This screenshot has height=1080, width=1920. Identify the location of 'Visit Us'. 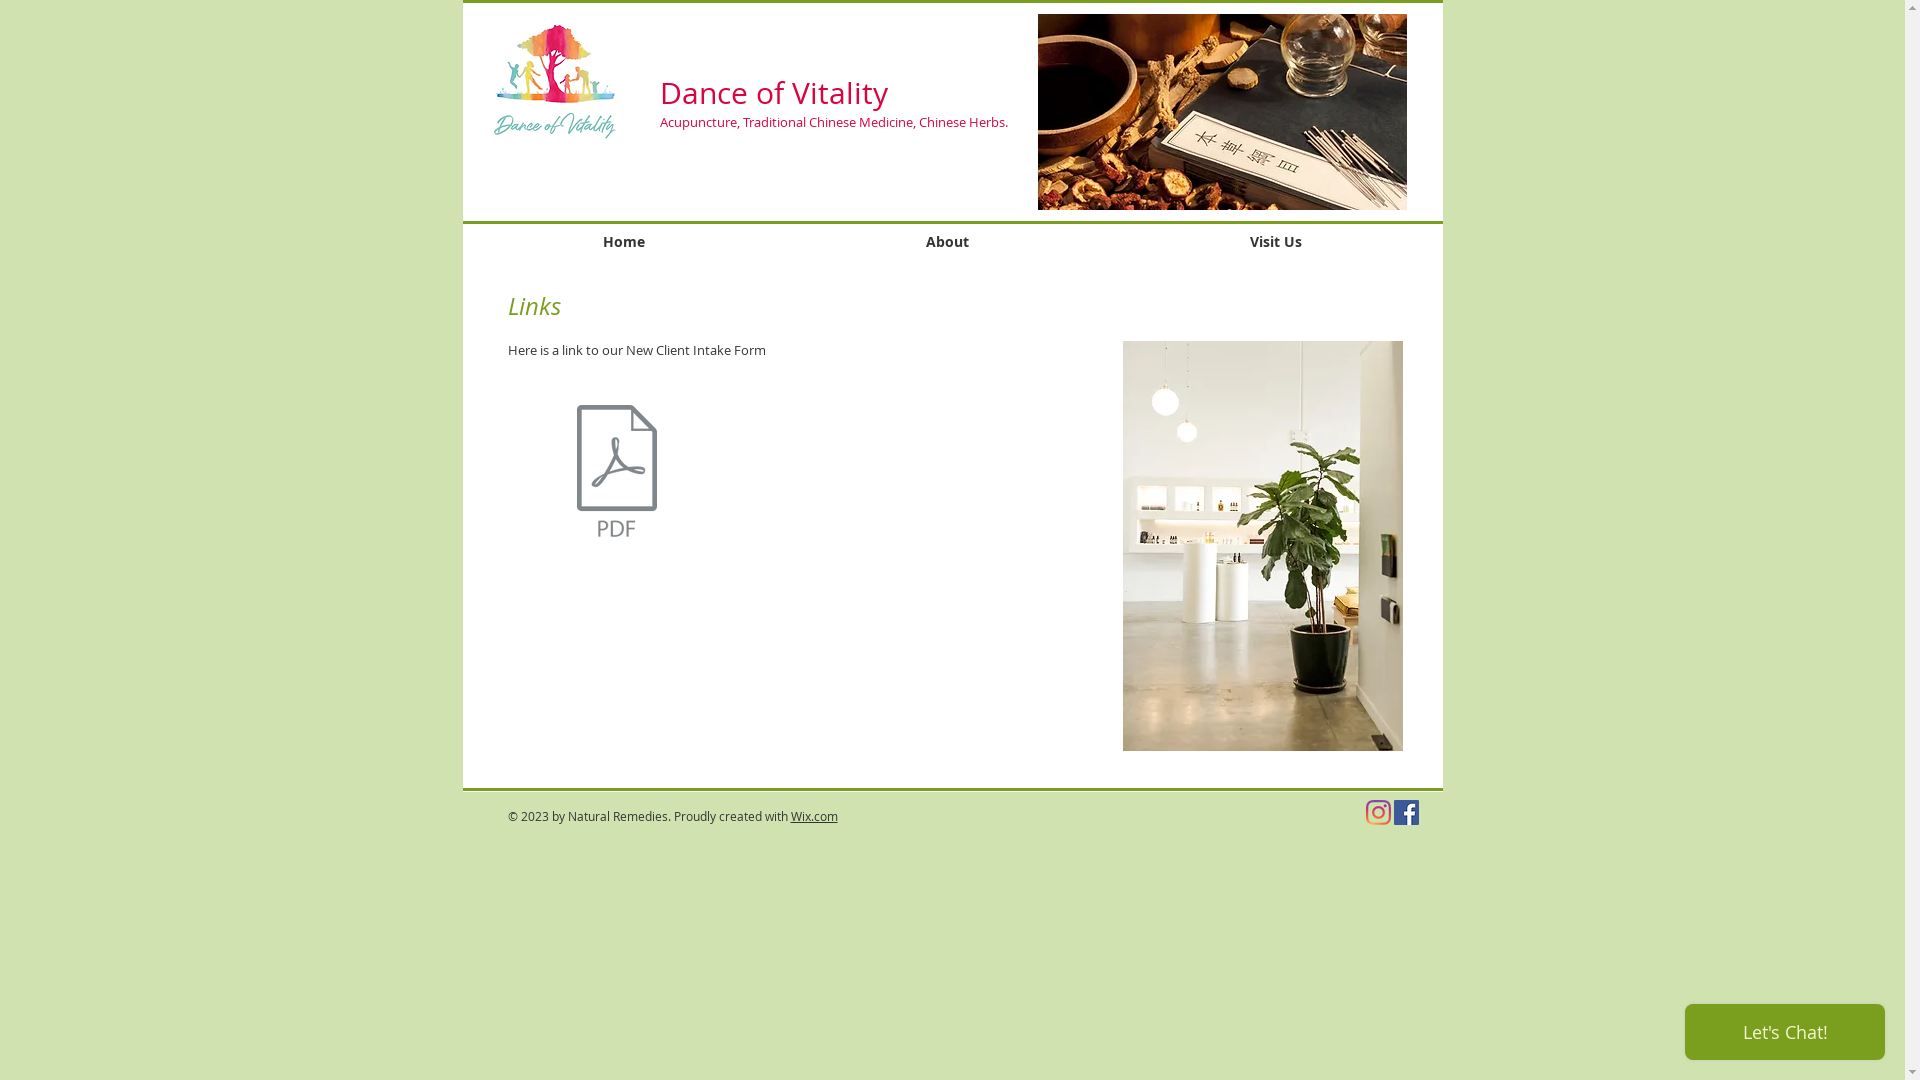
(1108, 241).